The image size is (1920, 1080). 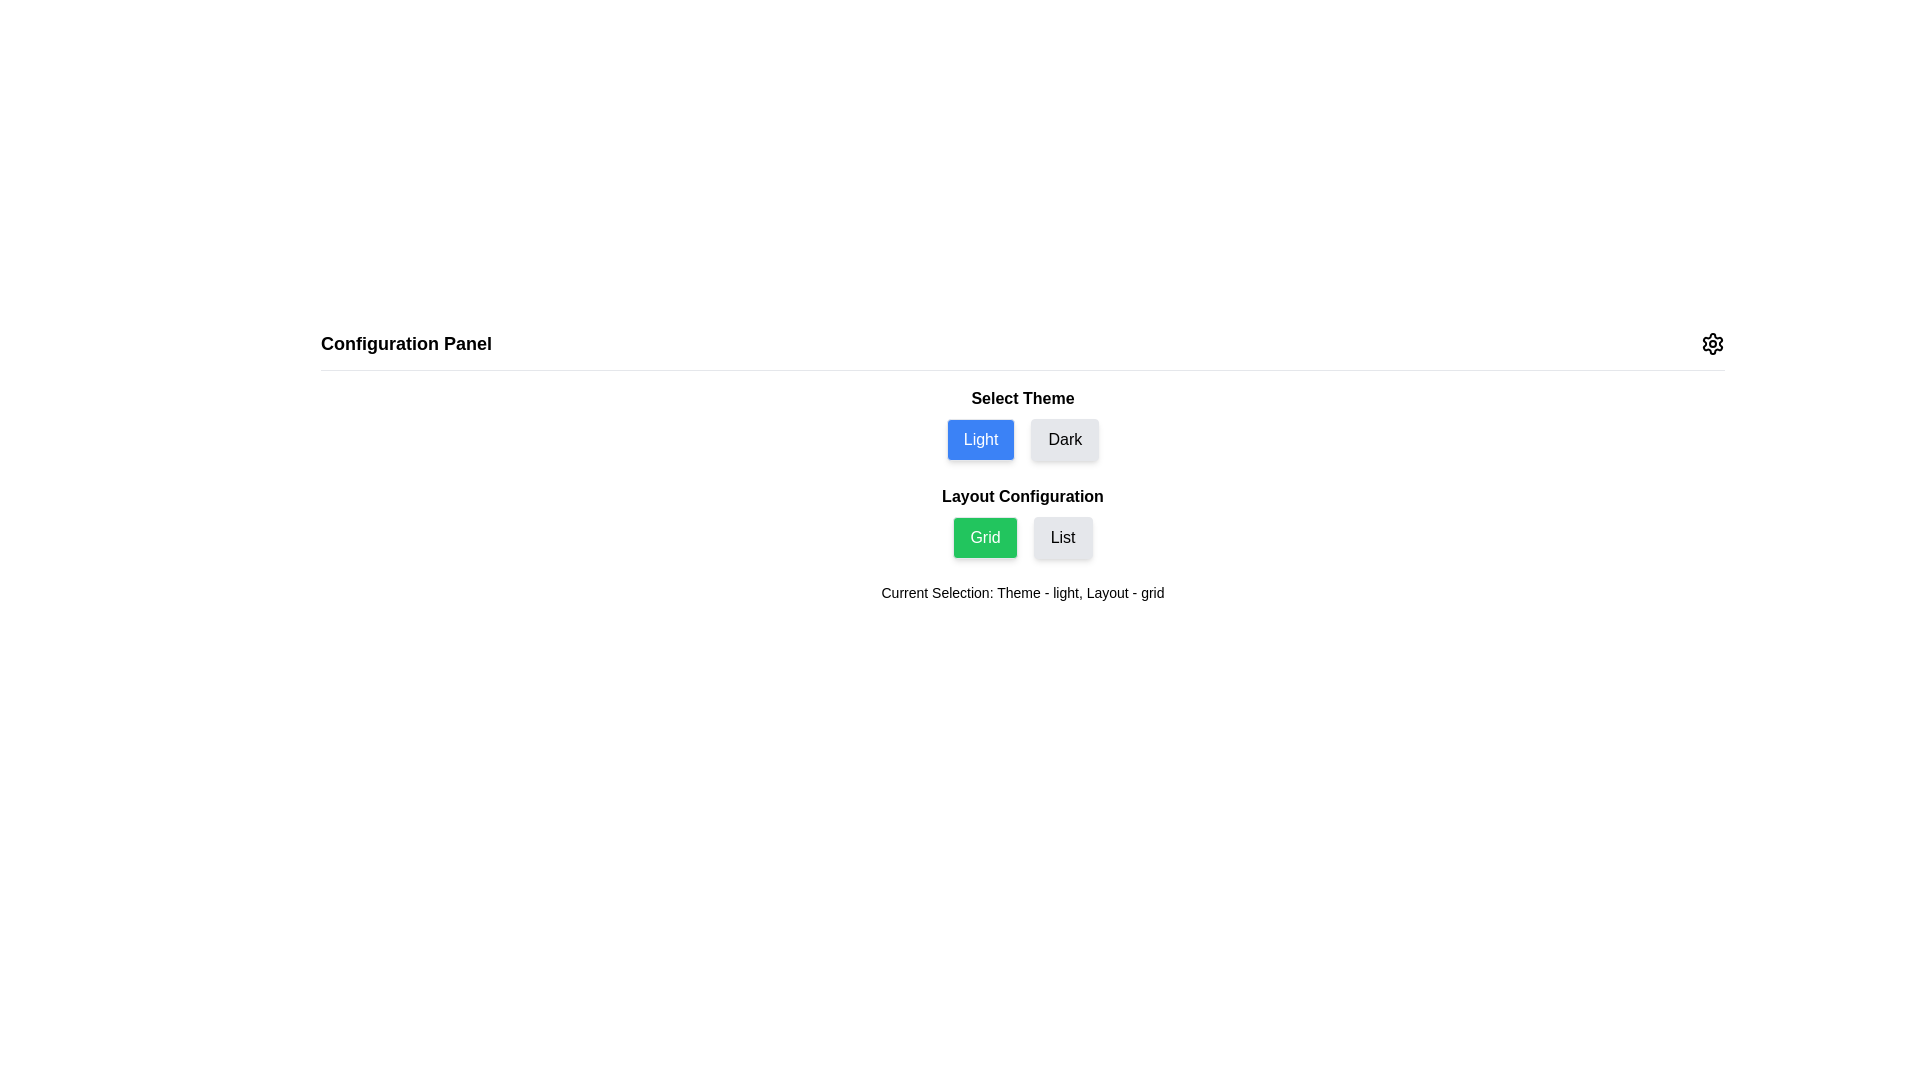 I want to click on the 'Layout Configuration' label which is a bold text element located between the 'Select Theme' section and the 'Grid' and 'List' buttons, so click(x=1022, y=496).